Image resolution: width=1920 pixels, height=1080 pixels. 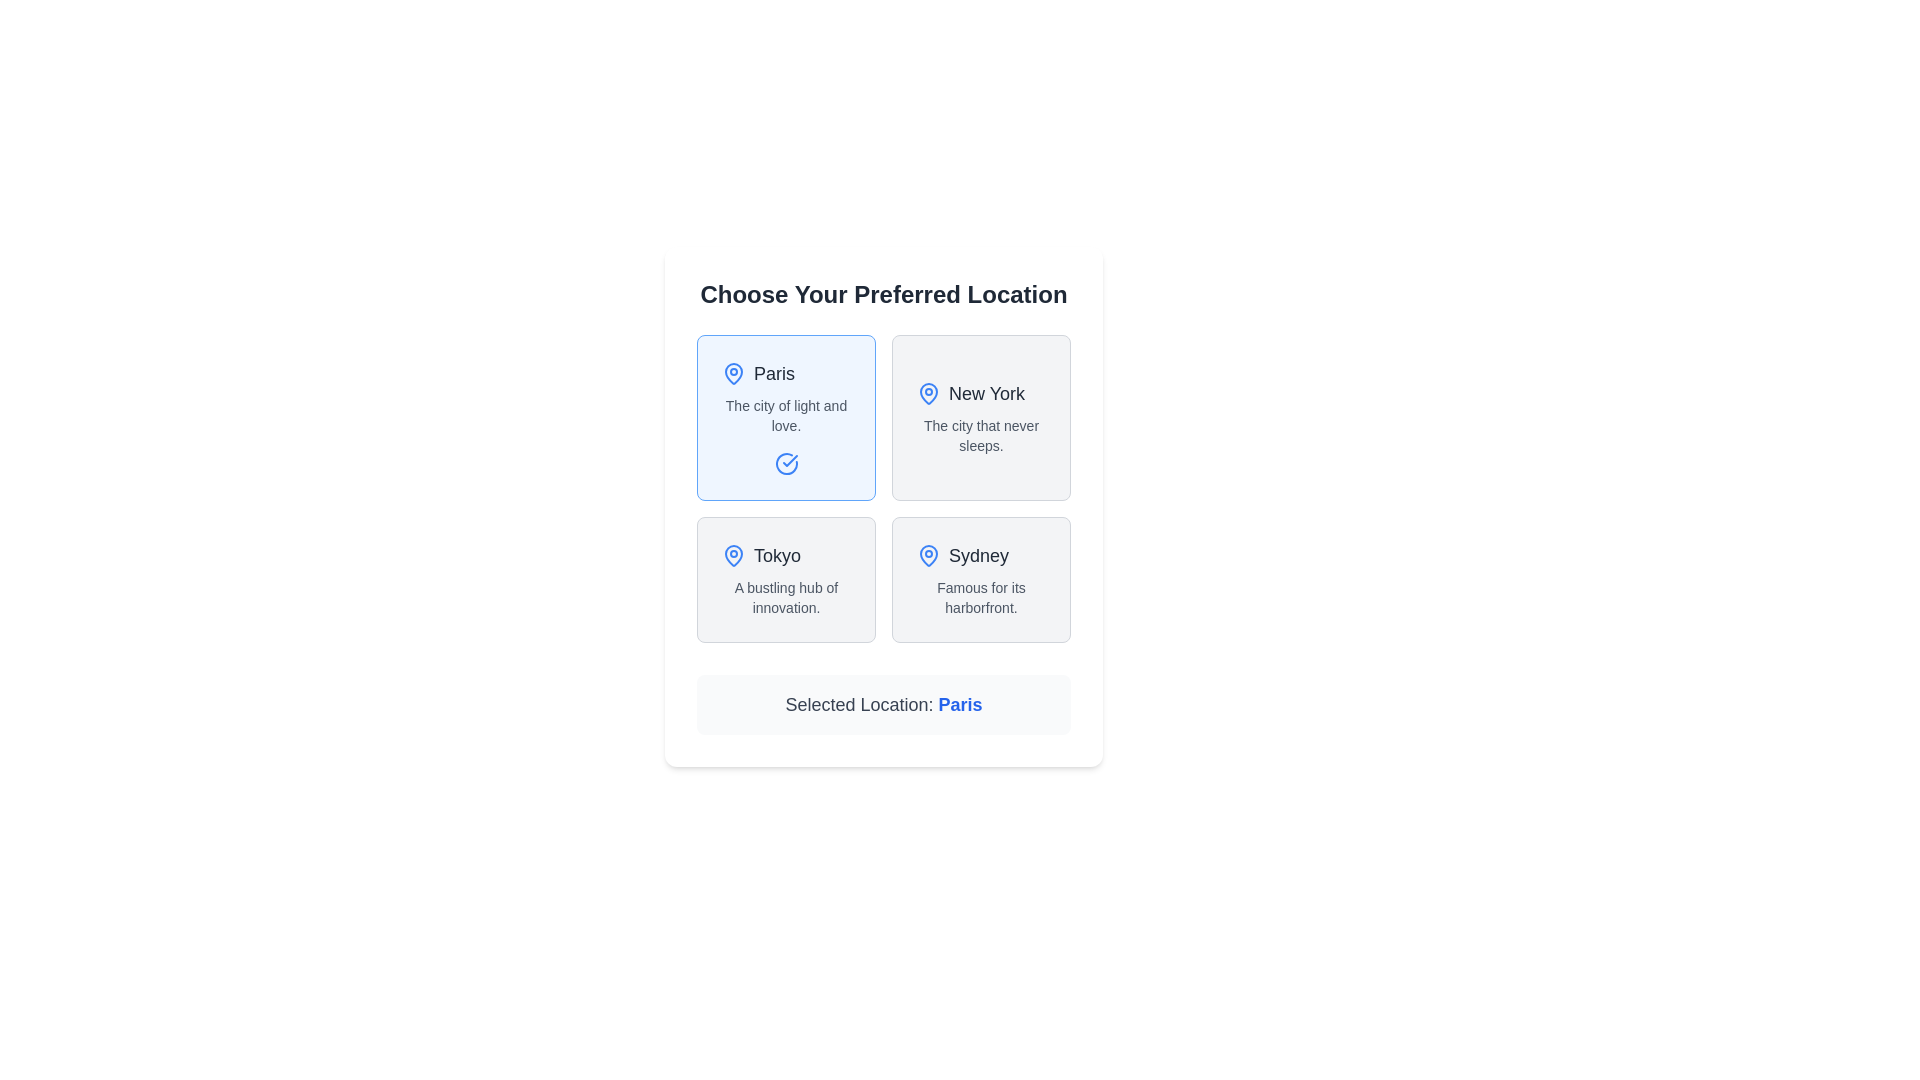 I want to click on text label 'New York' which is styled in bold and medium-sized font, located on the upper right side of a four-option grid, next to a blue map pin icon, so click(x=987, y=393).